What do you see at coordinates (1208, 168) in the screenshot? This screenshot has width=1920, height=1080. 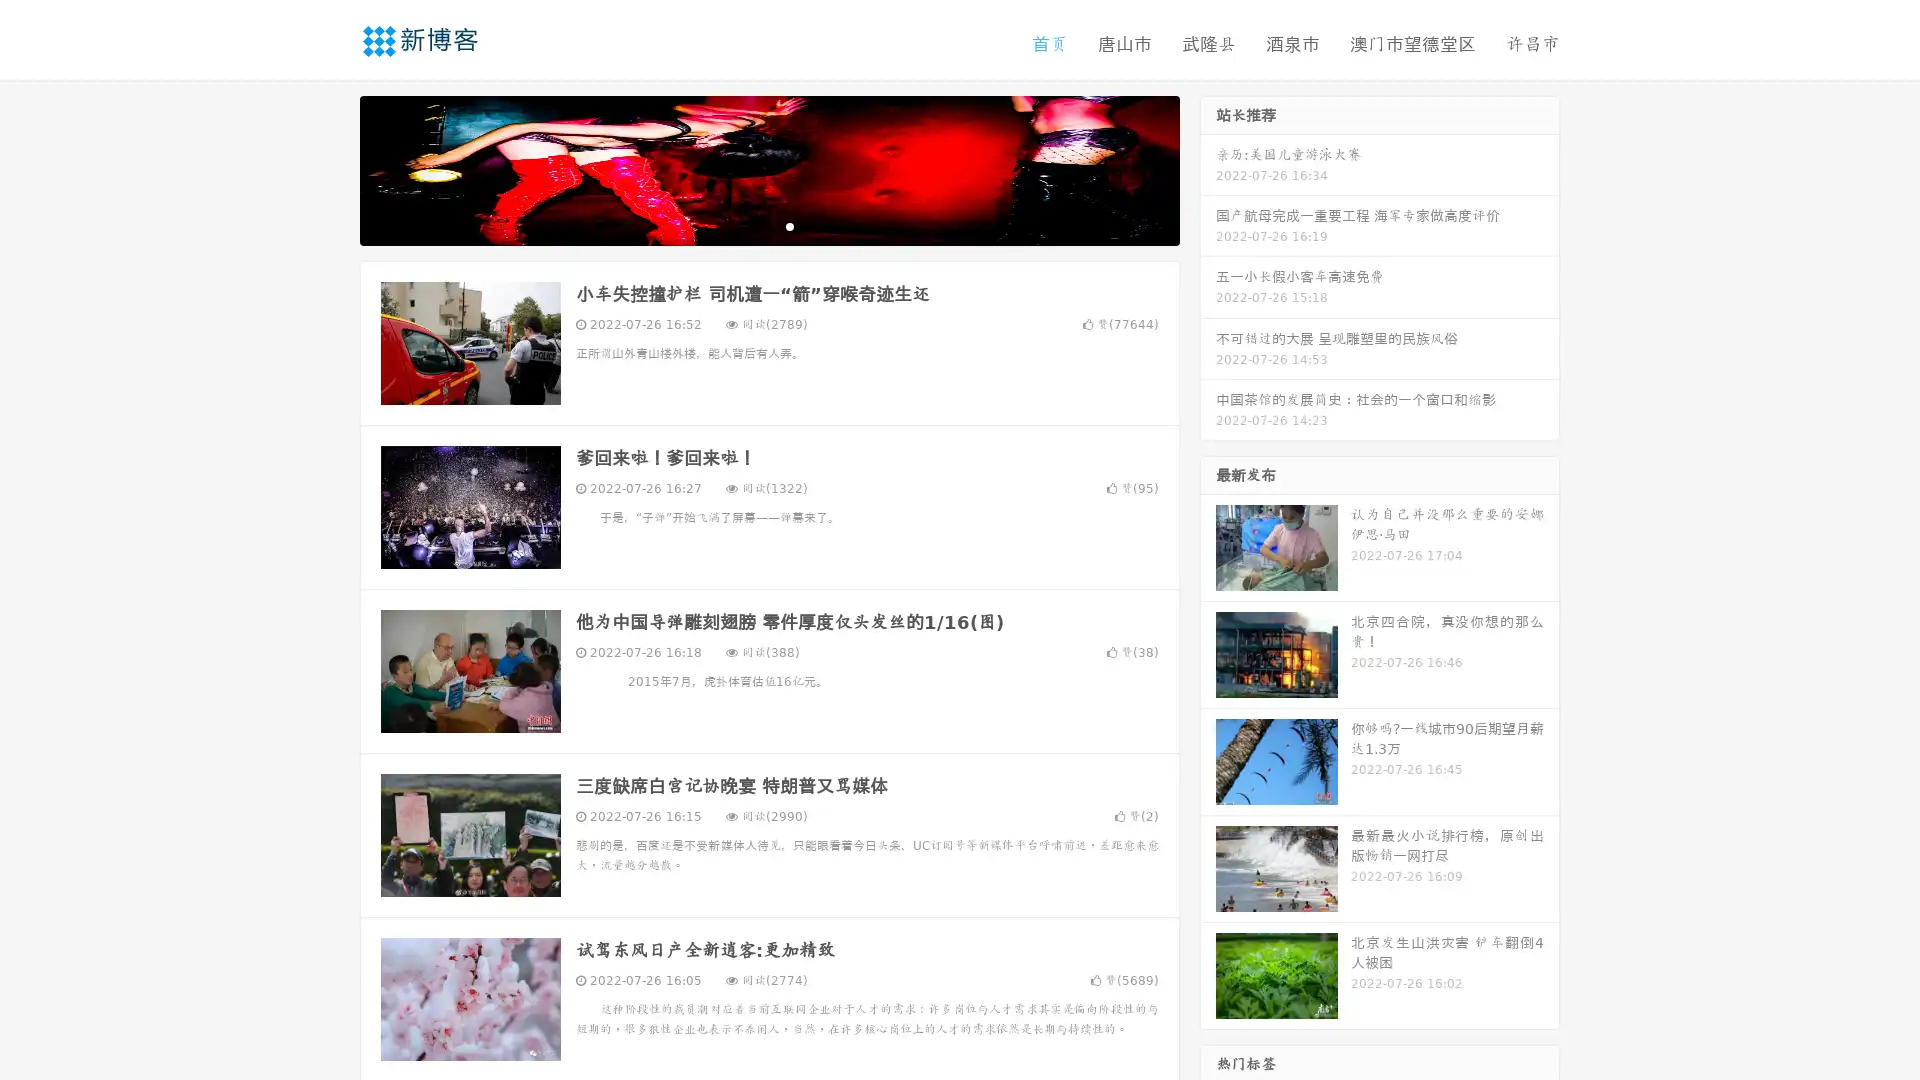 I see `Next slide` at bounding box center [1208, 168].